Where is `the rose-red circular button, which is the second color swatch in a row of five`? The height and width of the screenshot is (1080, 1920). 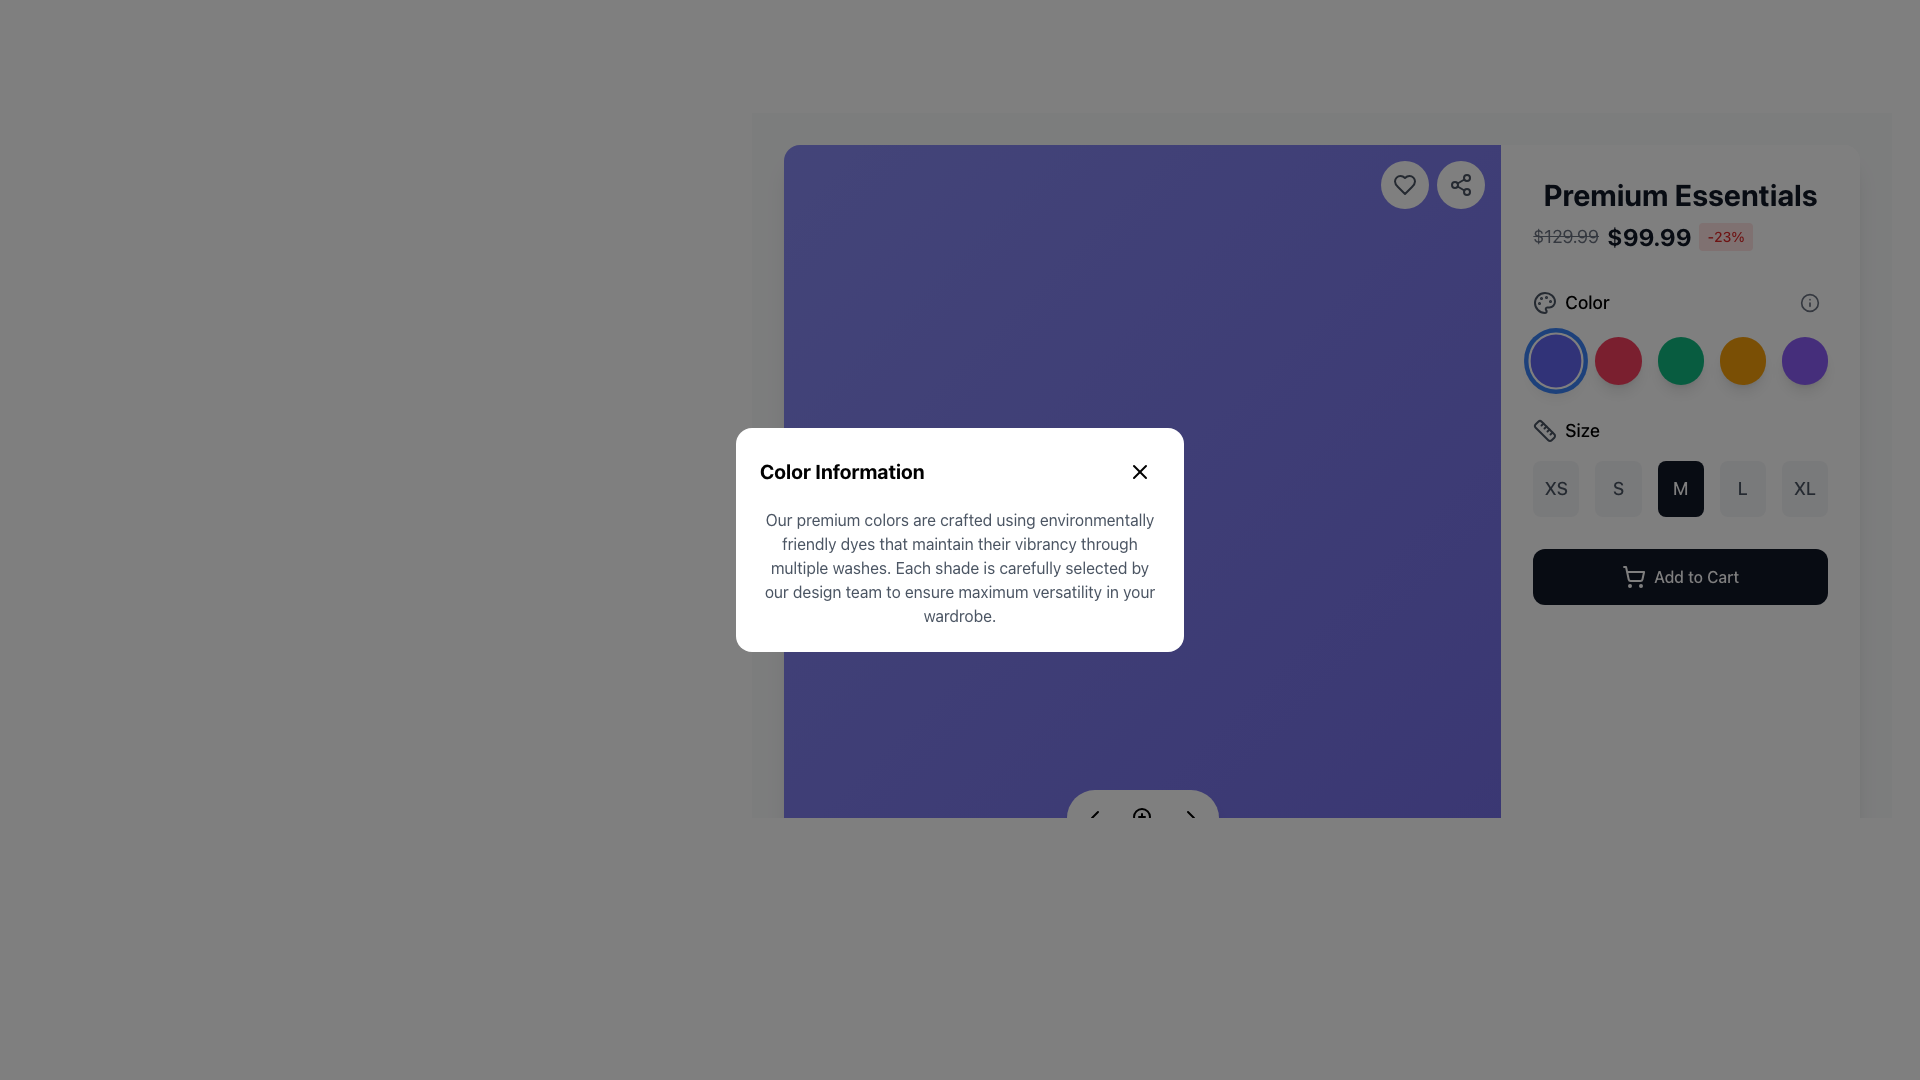 the rose-red circular button, which is the second color swatch in a row of five is located at coordinates (1618, 361).